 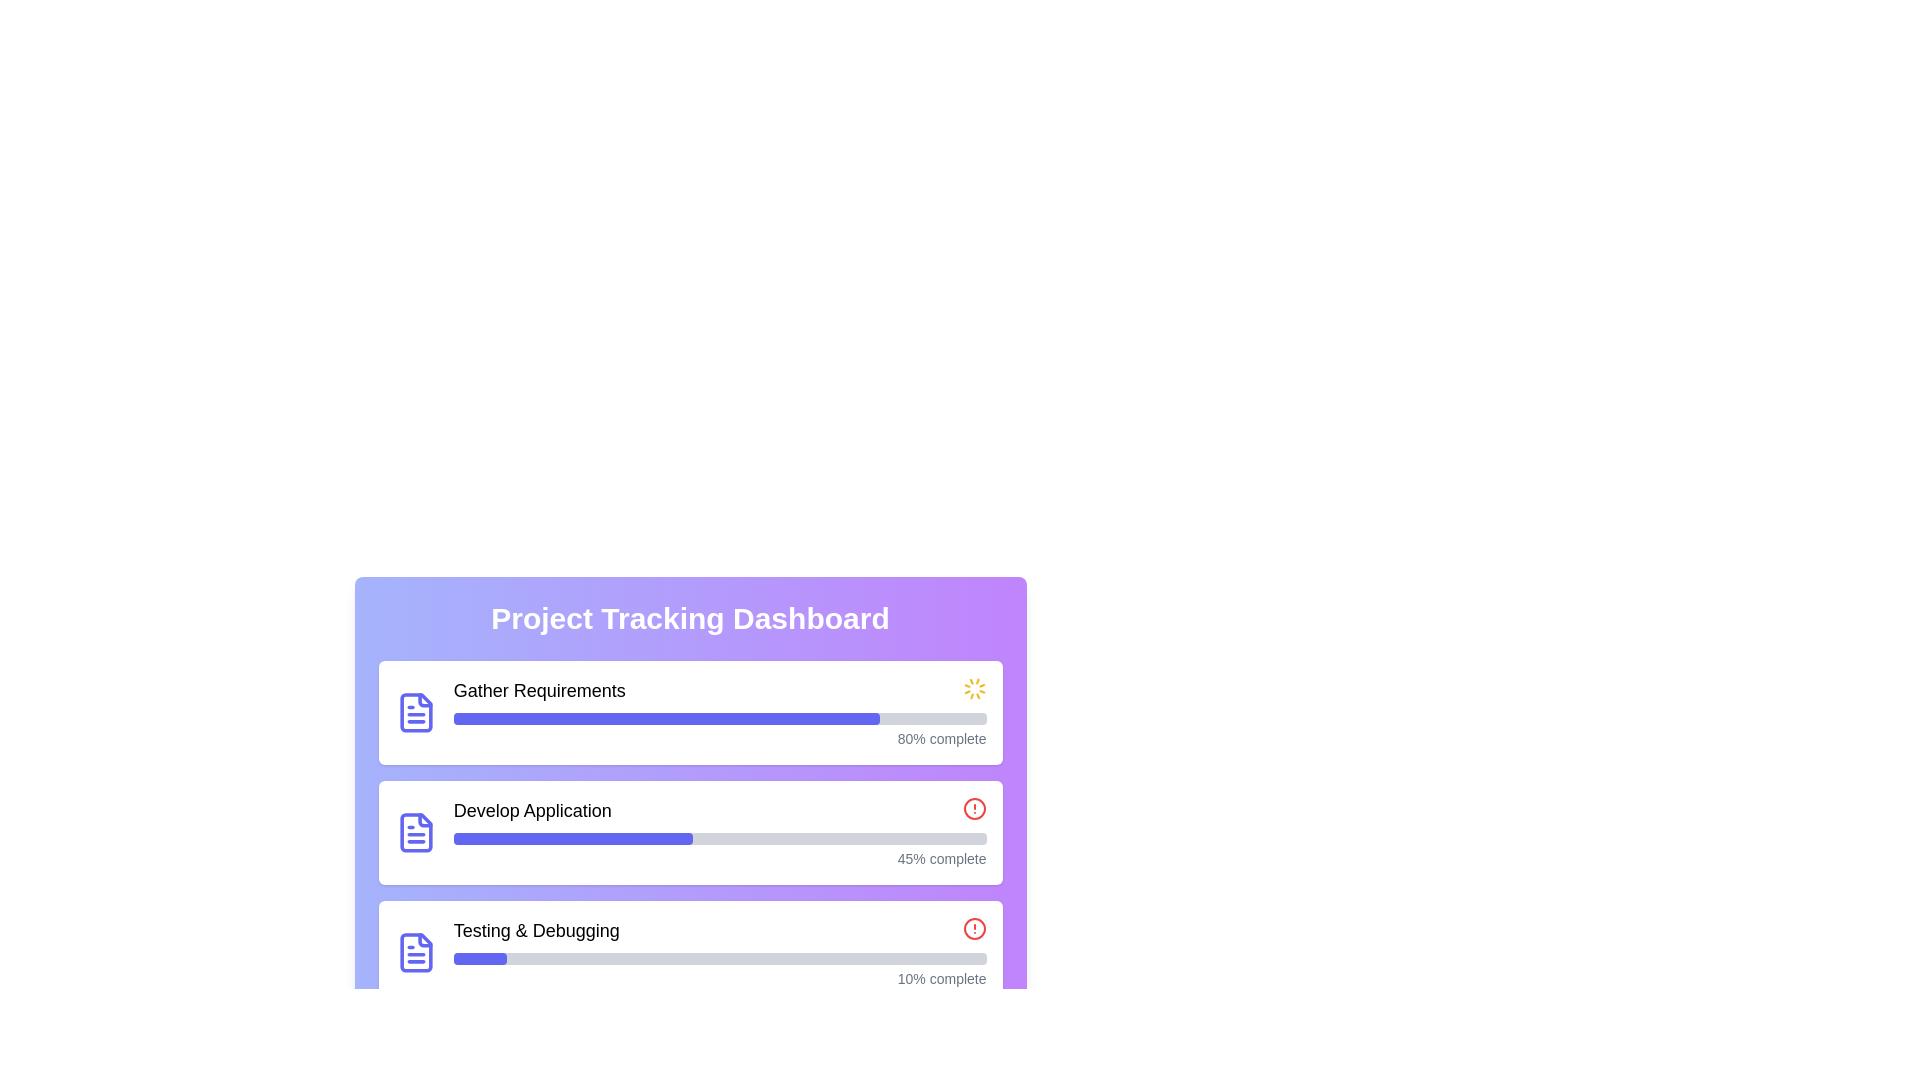 I want to click on the blue file outline icon located to the left of the 'Testing & Debugging' label in the third row of the project tracking dashboard, so click(x=415, y=951).